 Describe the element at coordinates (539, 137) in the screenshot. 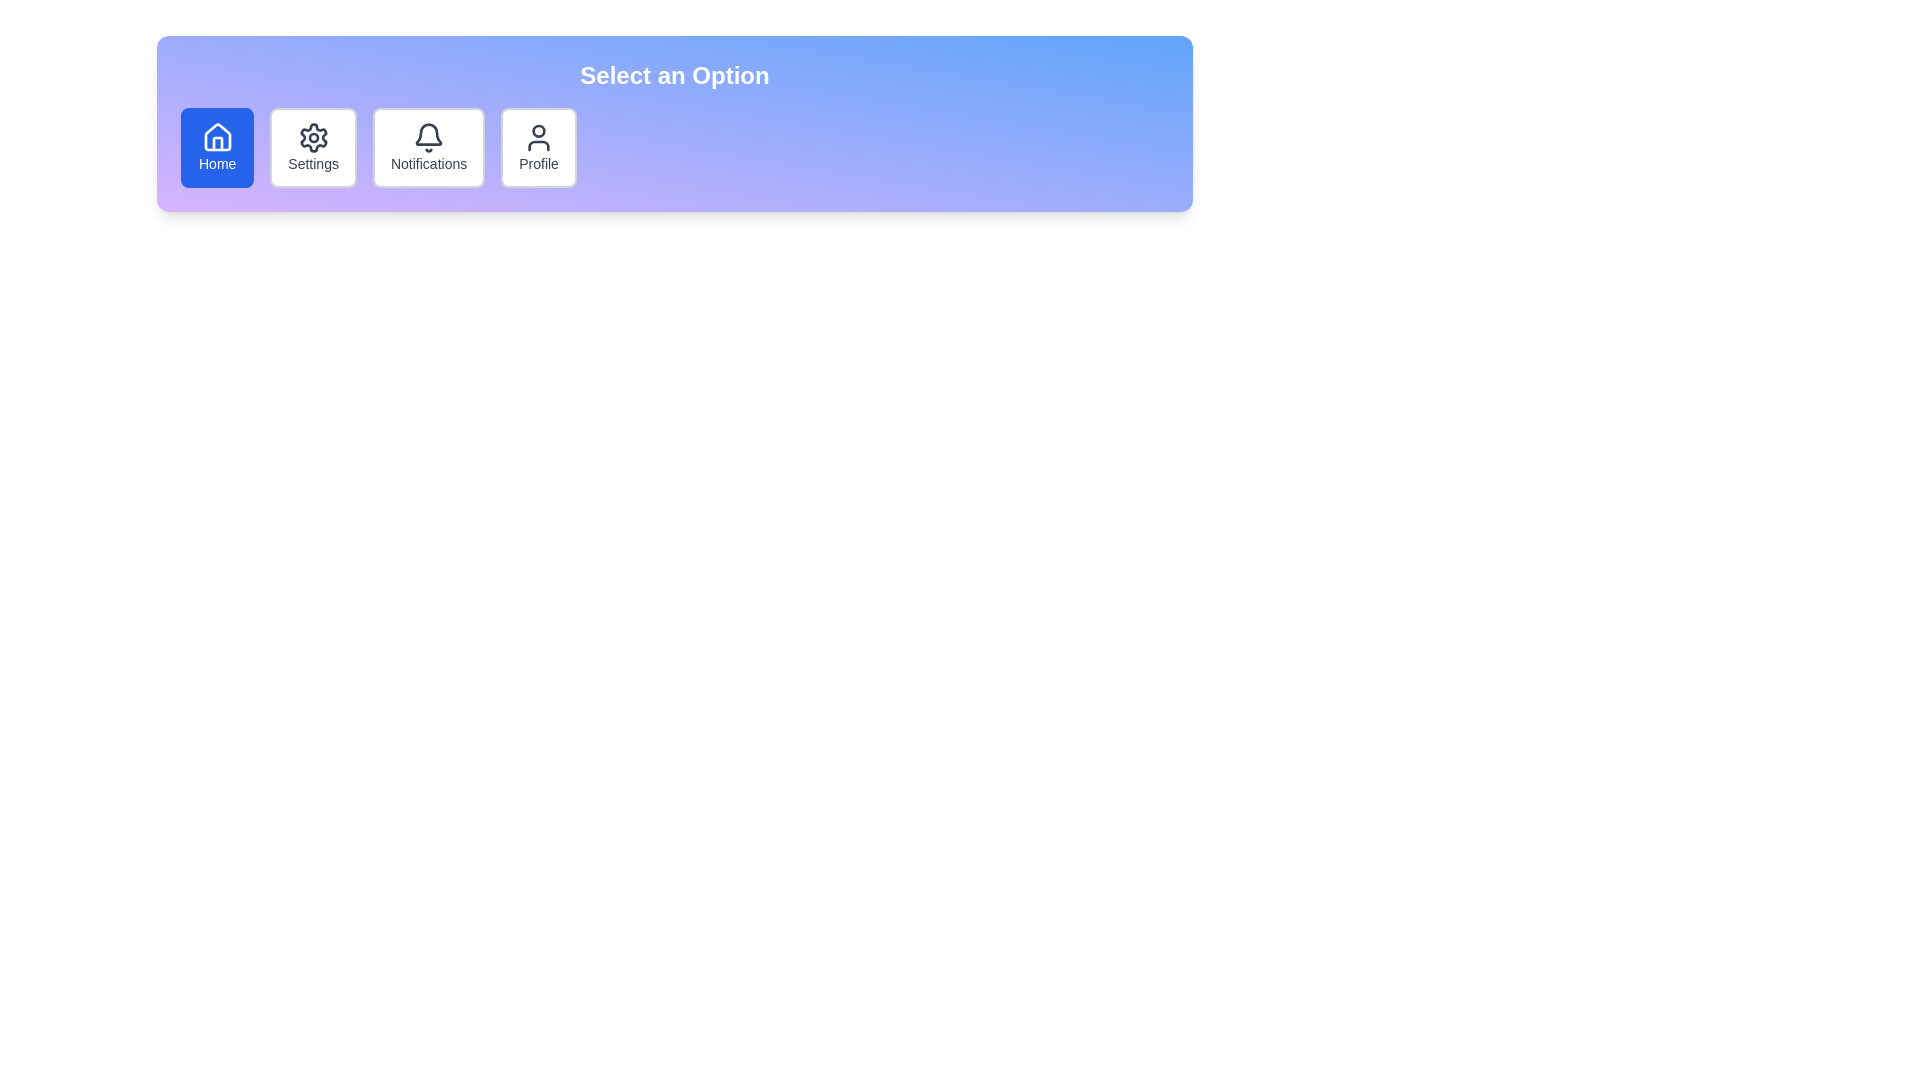

I see `the user profile icon located` at that location.